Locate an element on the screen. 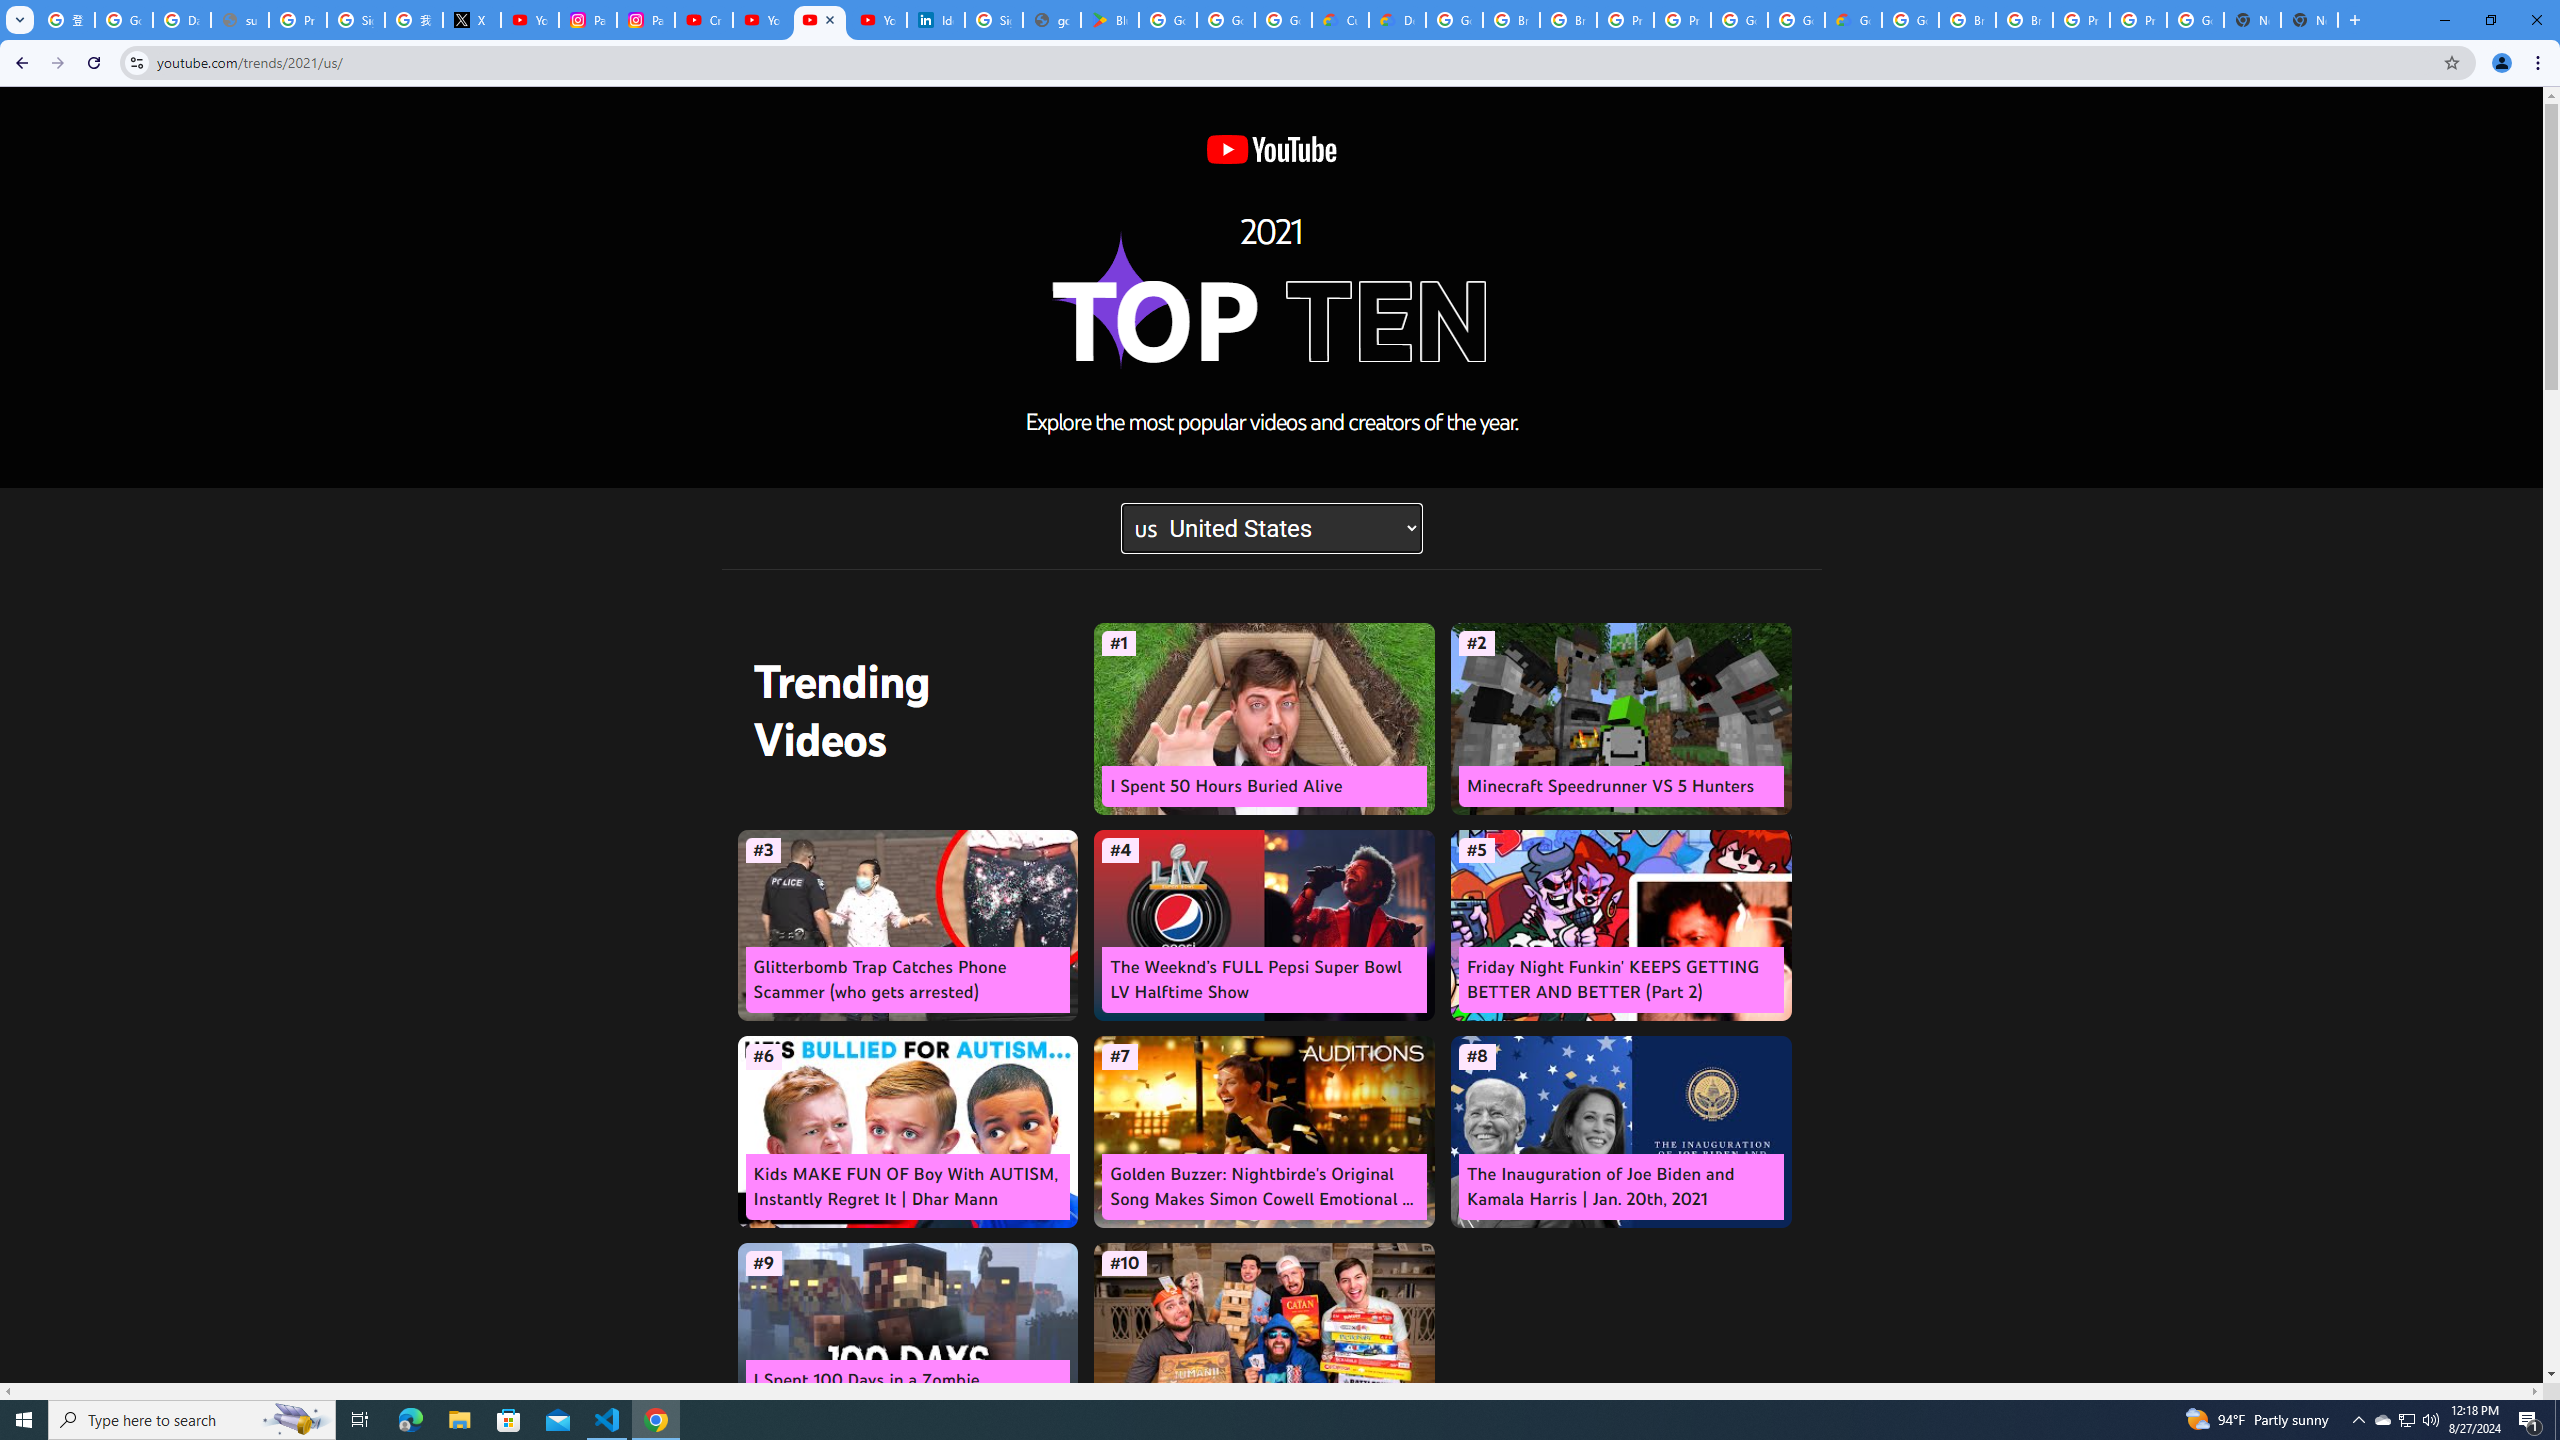 This screenshot has height=1440, width=2560. 'Google Cloud Estimate Summary' is located at coordinates (1852, 19).